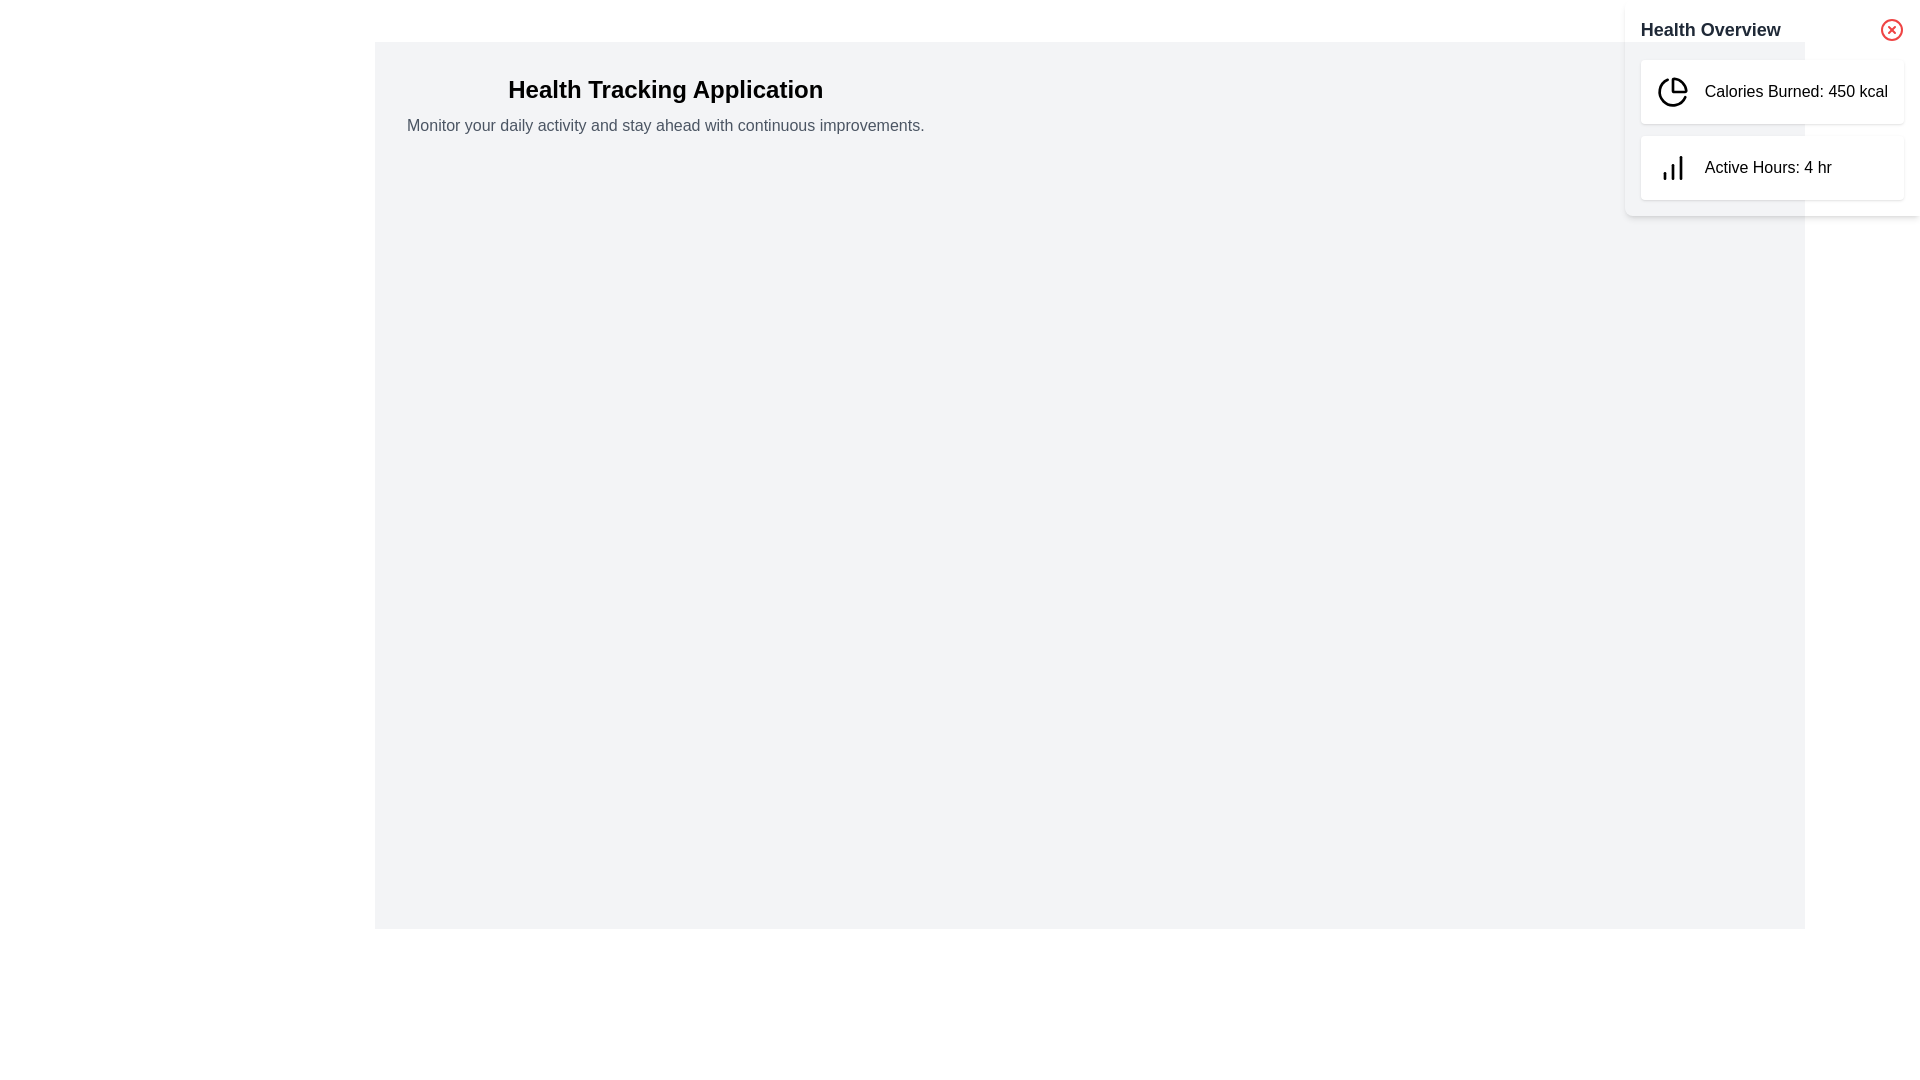 The height and width of the screenshot is (1080, 1920). I want to click on value displayed in the text element that shows 'Calories Burned: 450 kcal', which is positioned to the right of a pie chart icon in the 'Health Overview' section, so click(1796, 92).